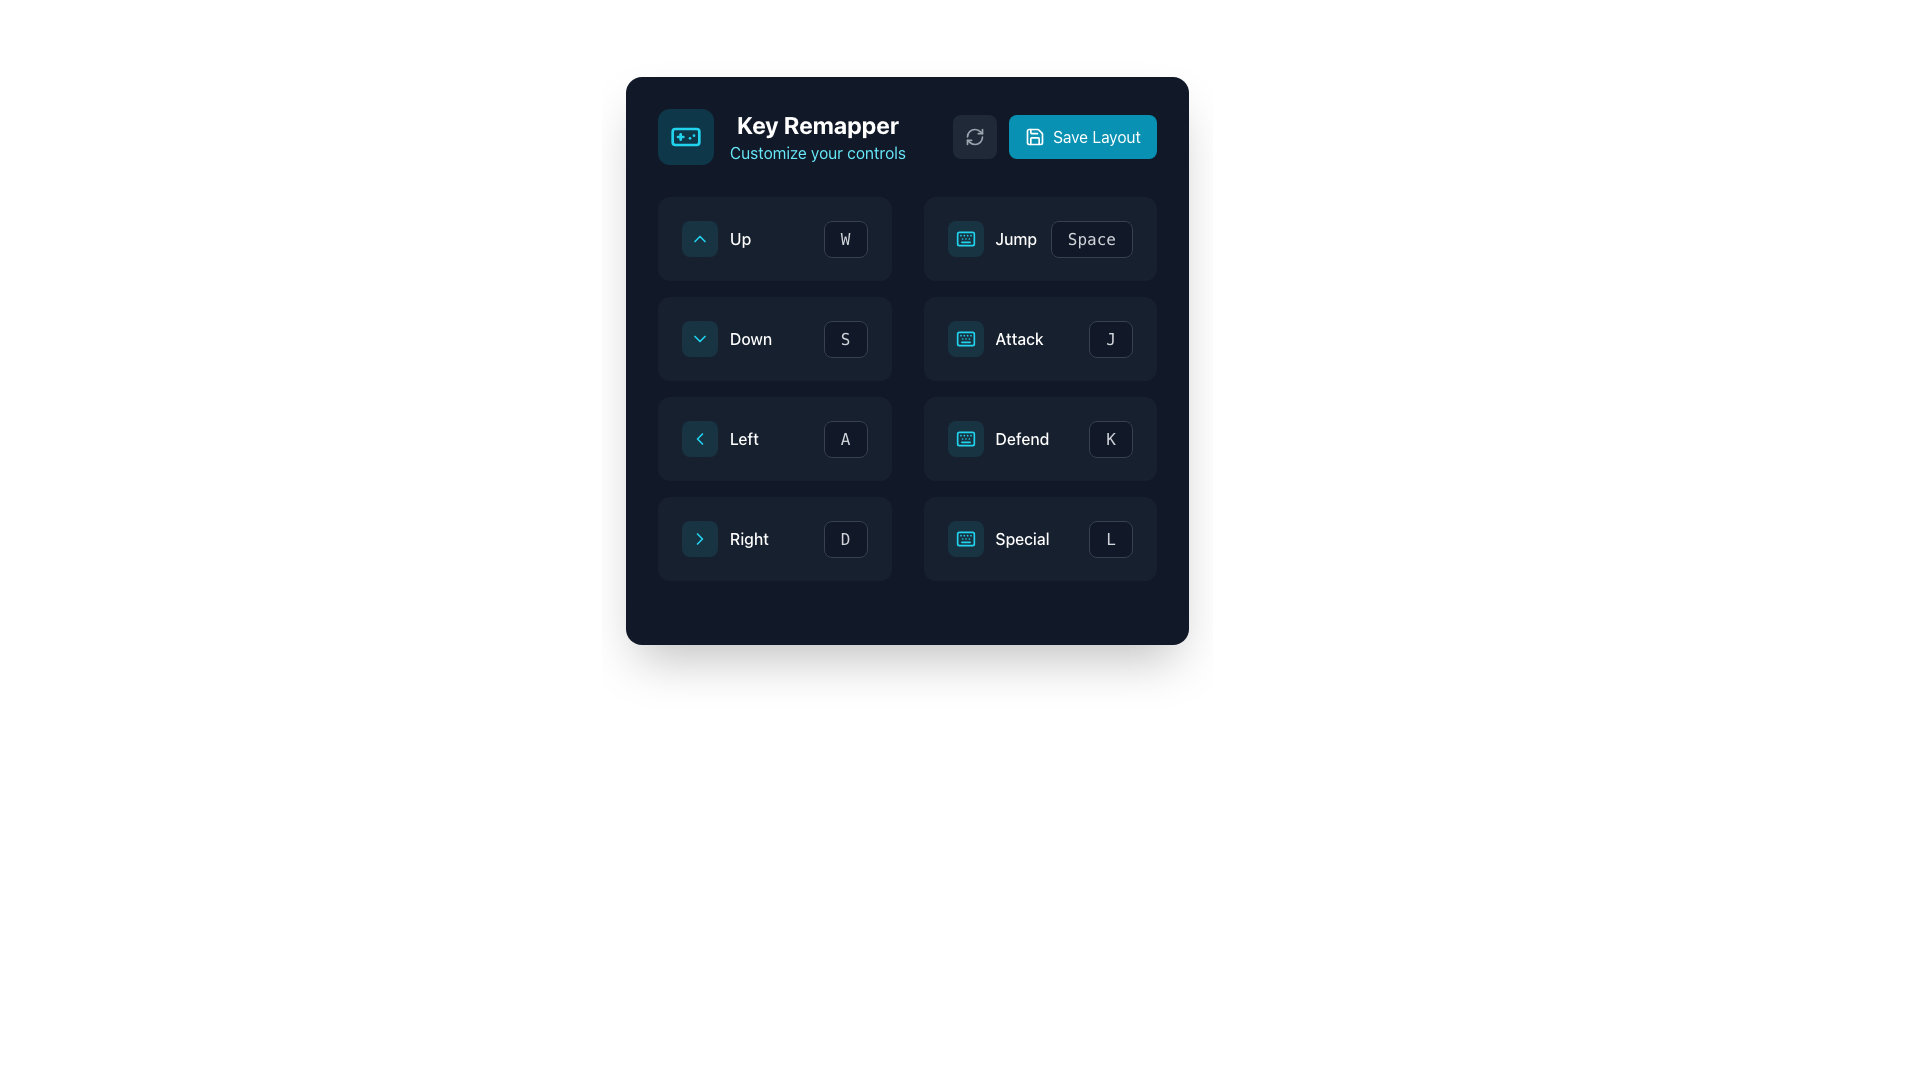  What do you see at coordinates (1054, 136) in the screenshot?
I see `the save button located in the top-right section of the interface, adjacent to the refresh button, using keyboard navigation to perform the save operation` at bounding box center [1054, 136].